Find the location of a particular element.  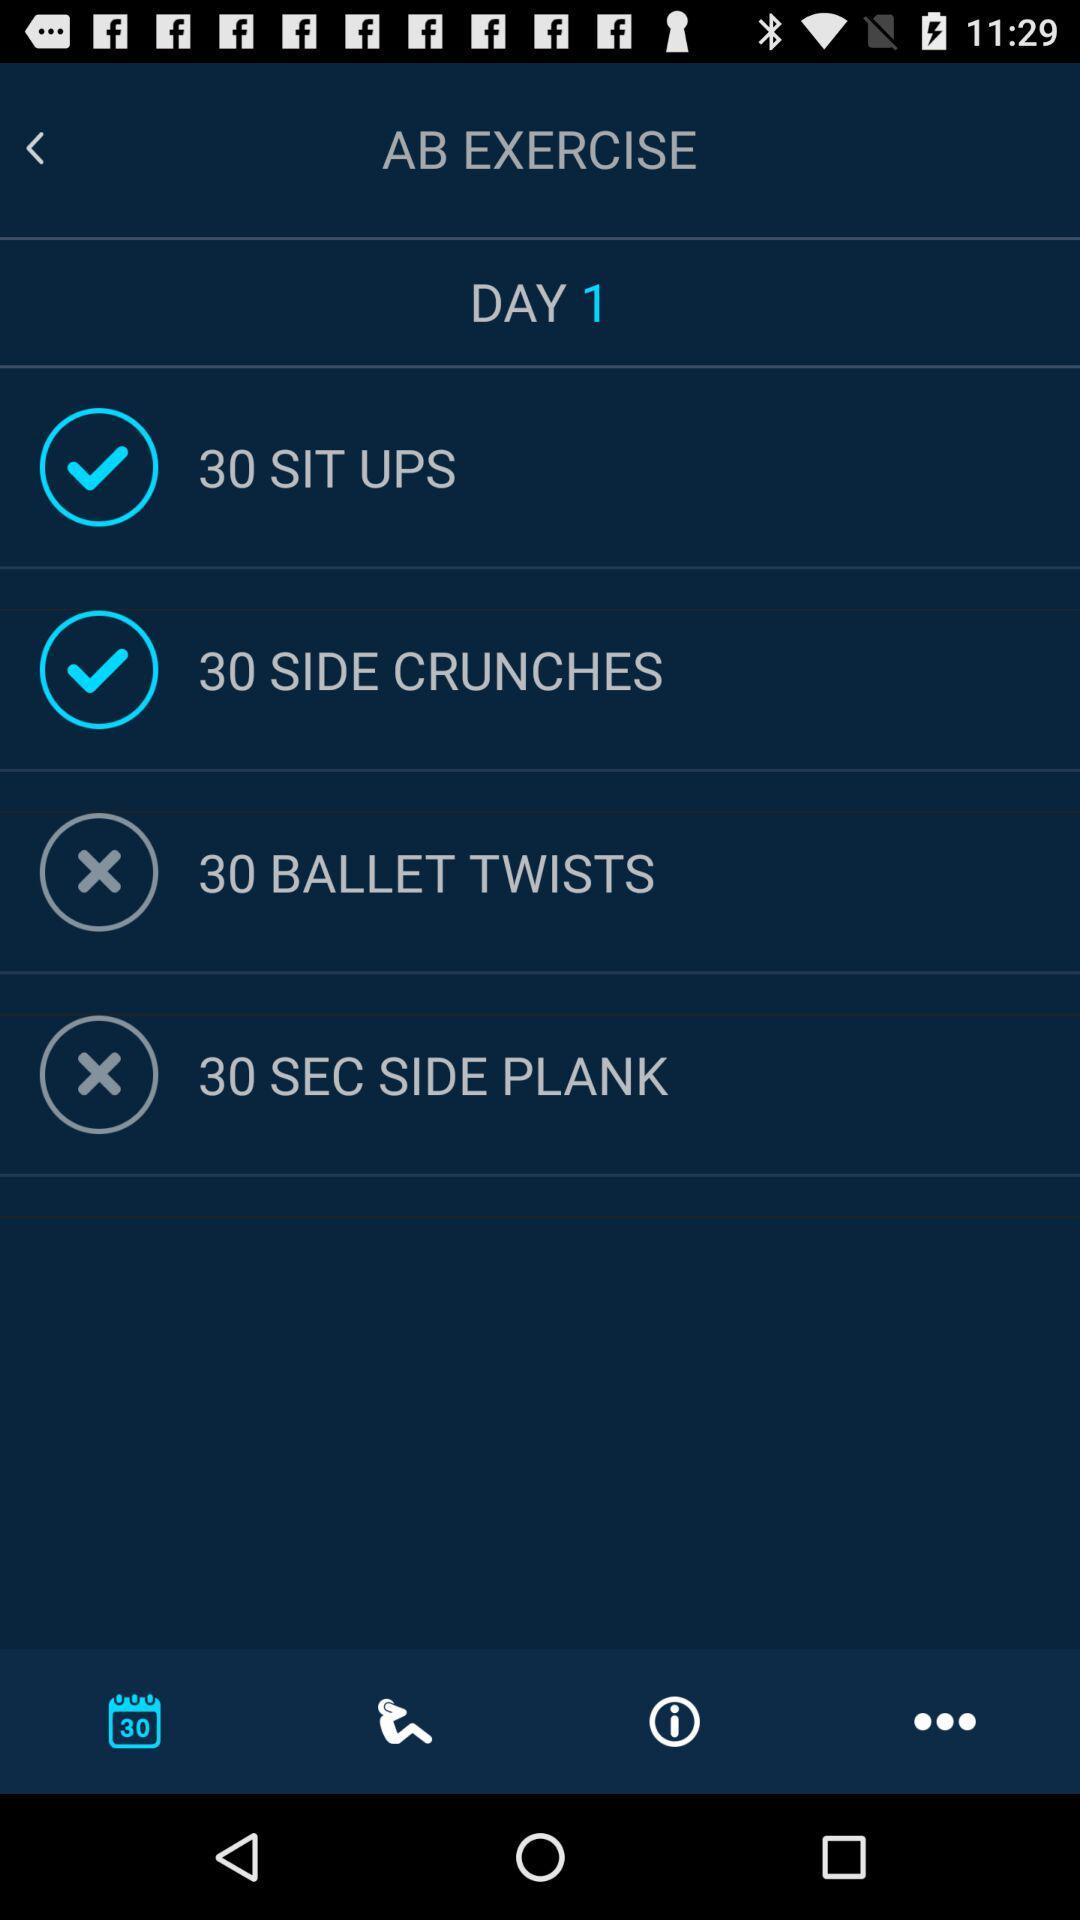

option beside 30 sec side plank is located at coordinates (99, 1074).